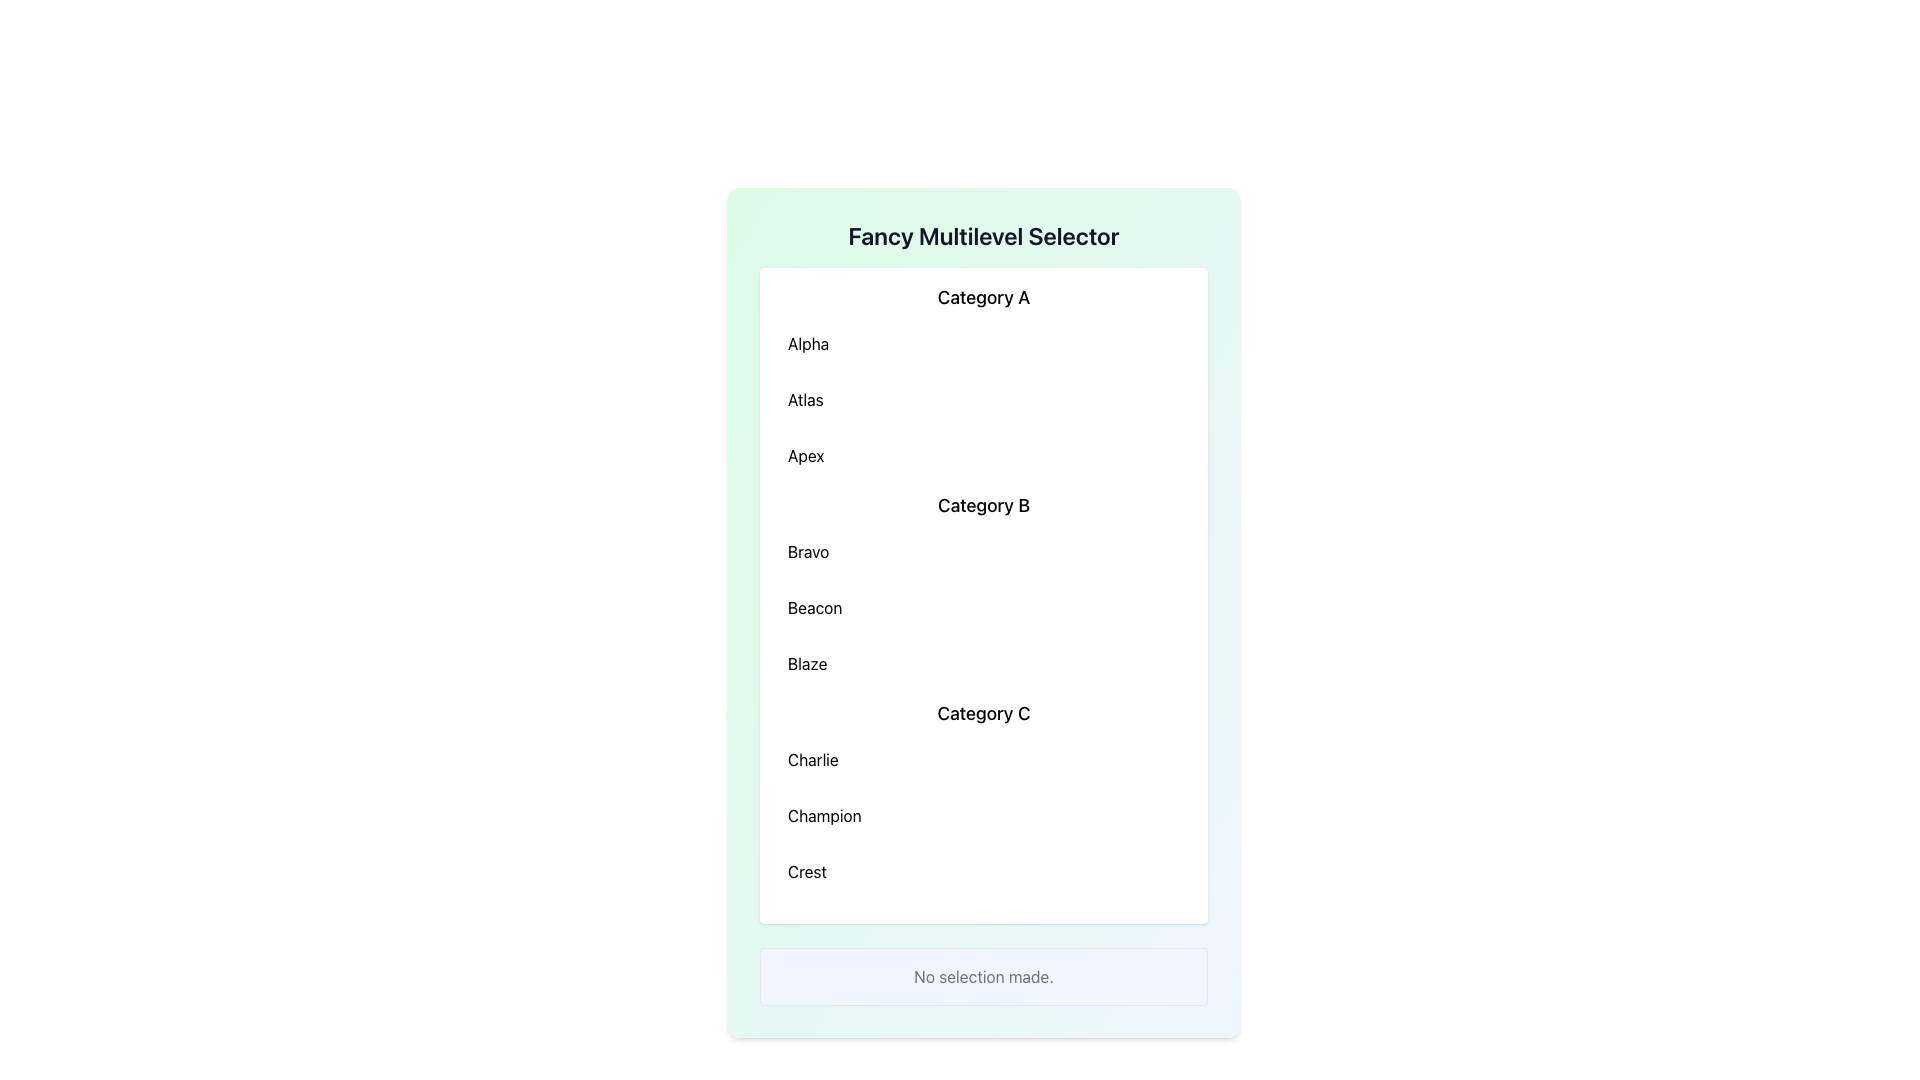 This screenshot has width=1920, height=1080. Describe the element at coordinates (815, 607) in the screenshot. I see `the text label reading 'Beacon', which is the second entry under the 'Category B' heading, following 'Bravo' and preceding 'Blaze'` at that location.